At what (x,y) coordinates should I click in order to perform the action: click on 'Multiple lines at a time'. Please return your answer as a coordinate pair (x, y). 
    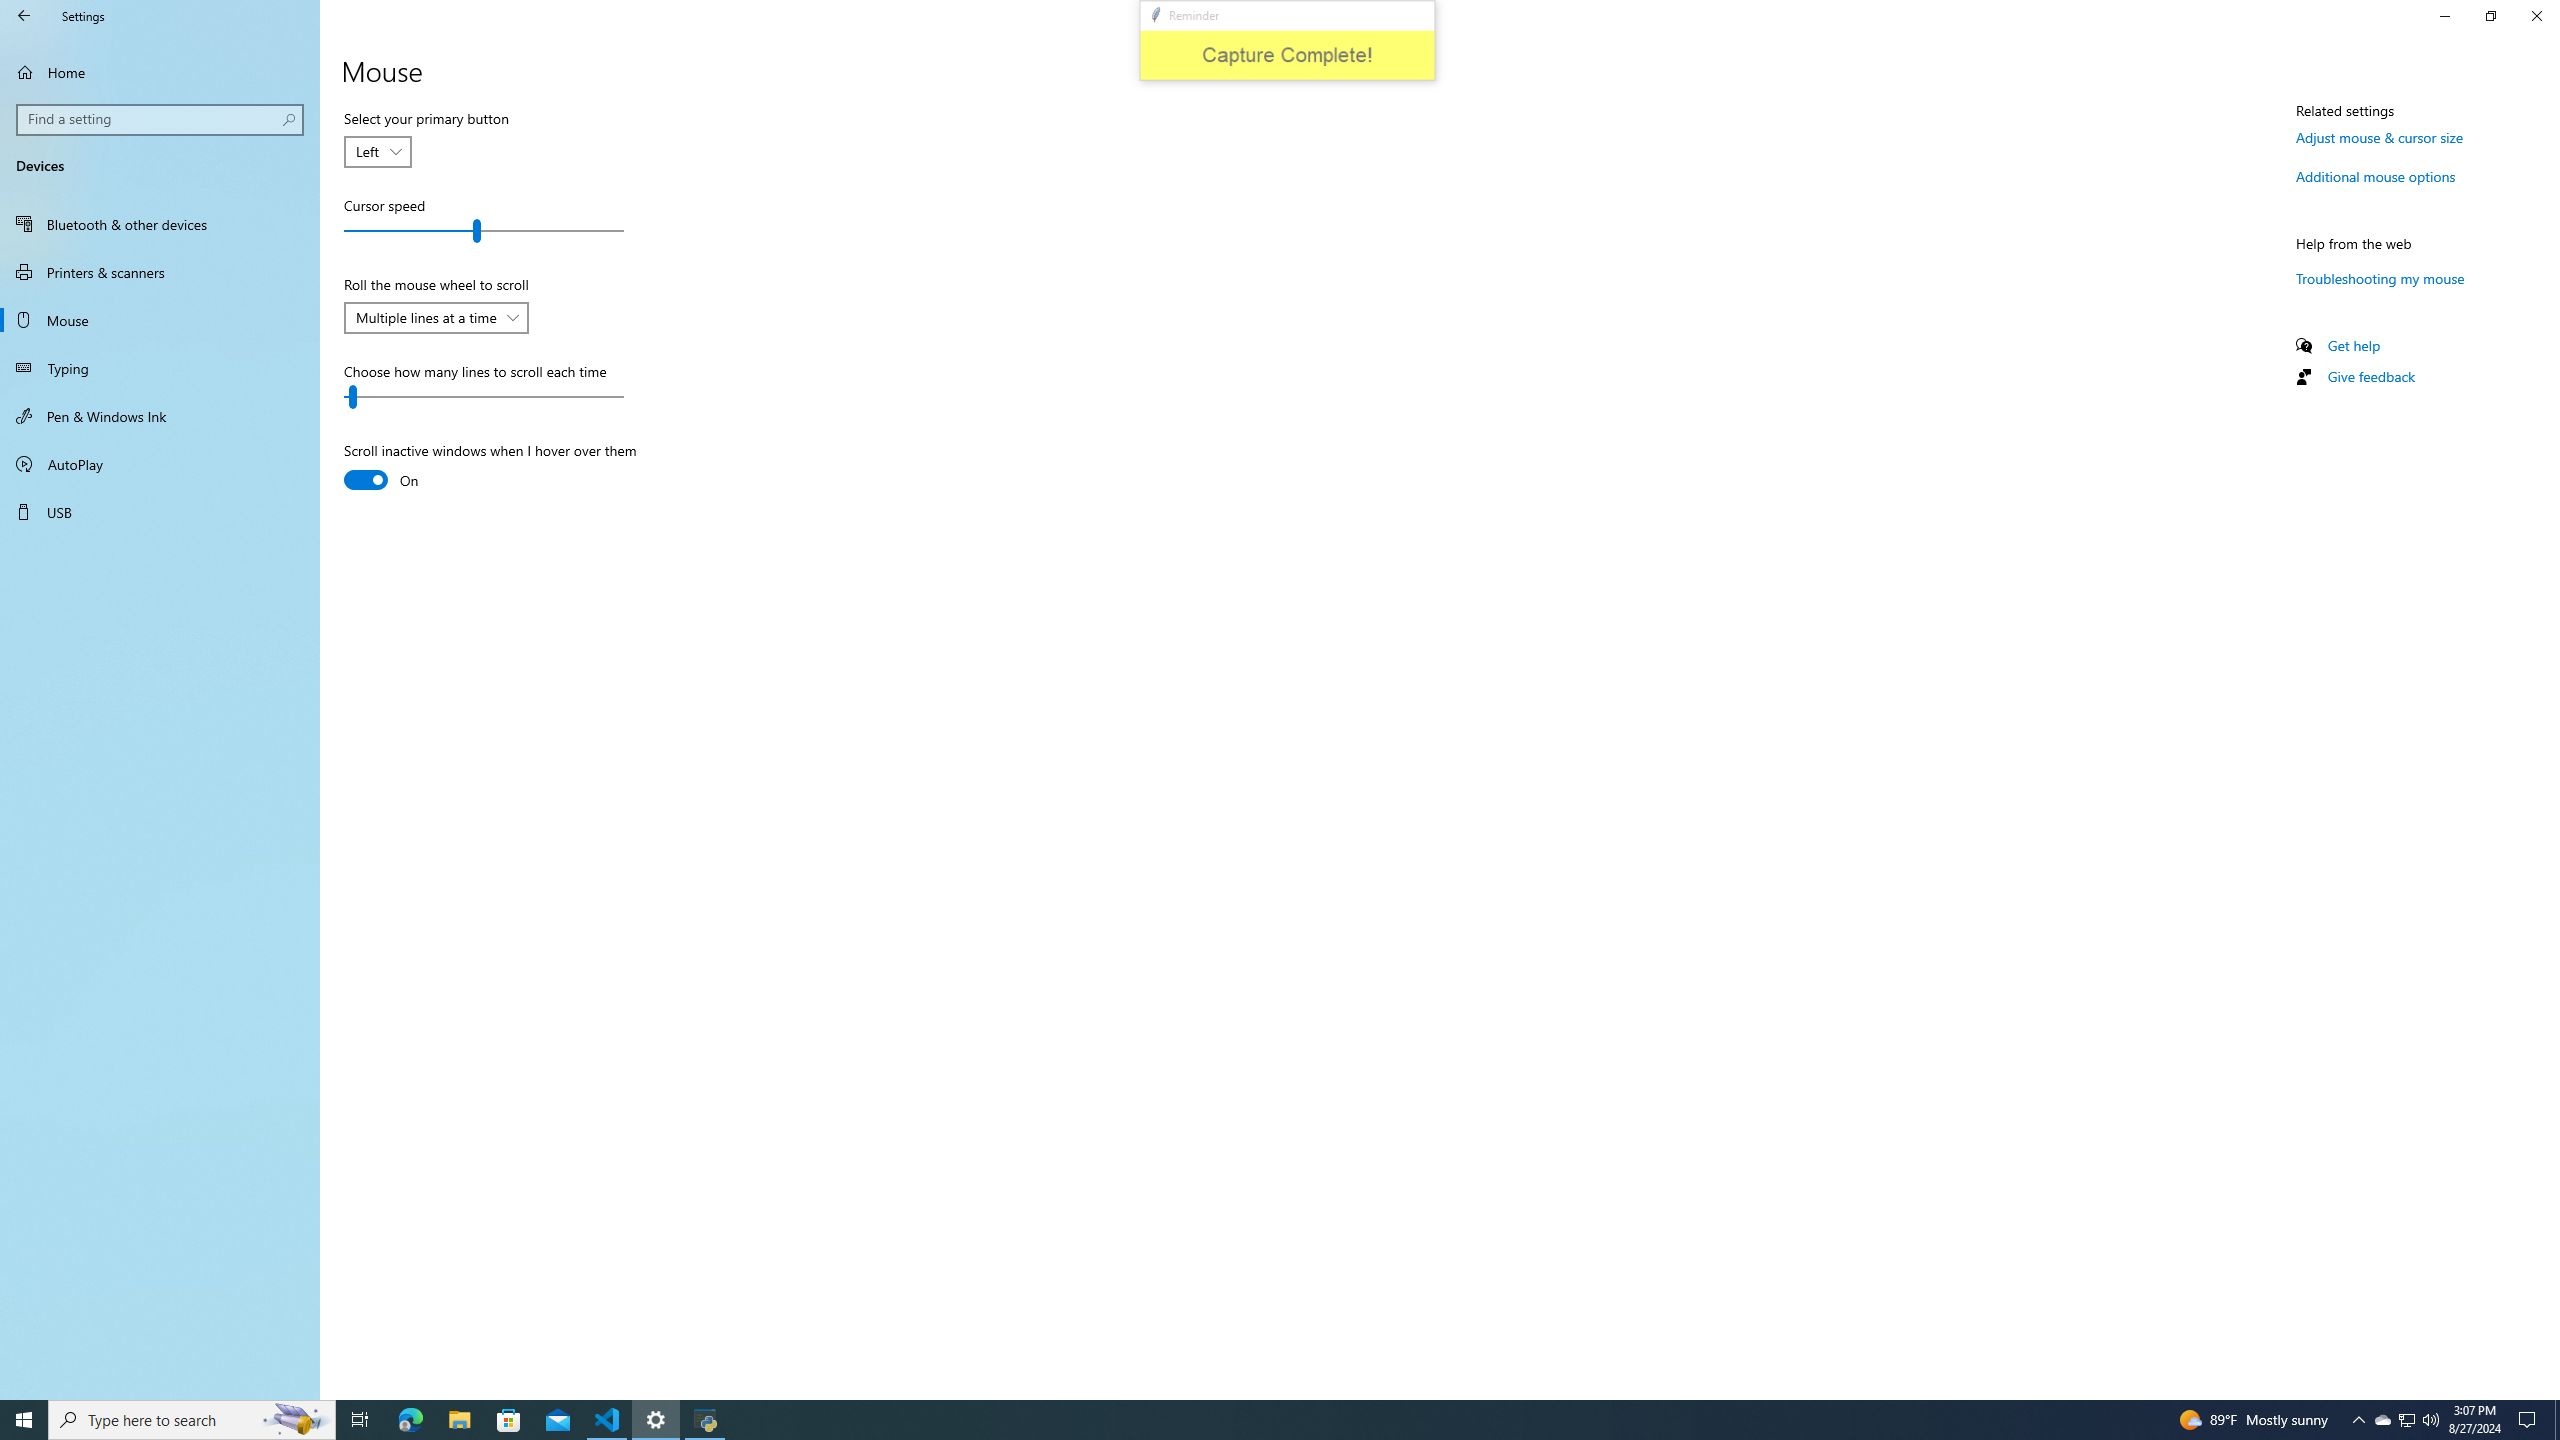
    Looking at the image, I should click on (425, 317).